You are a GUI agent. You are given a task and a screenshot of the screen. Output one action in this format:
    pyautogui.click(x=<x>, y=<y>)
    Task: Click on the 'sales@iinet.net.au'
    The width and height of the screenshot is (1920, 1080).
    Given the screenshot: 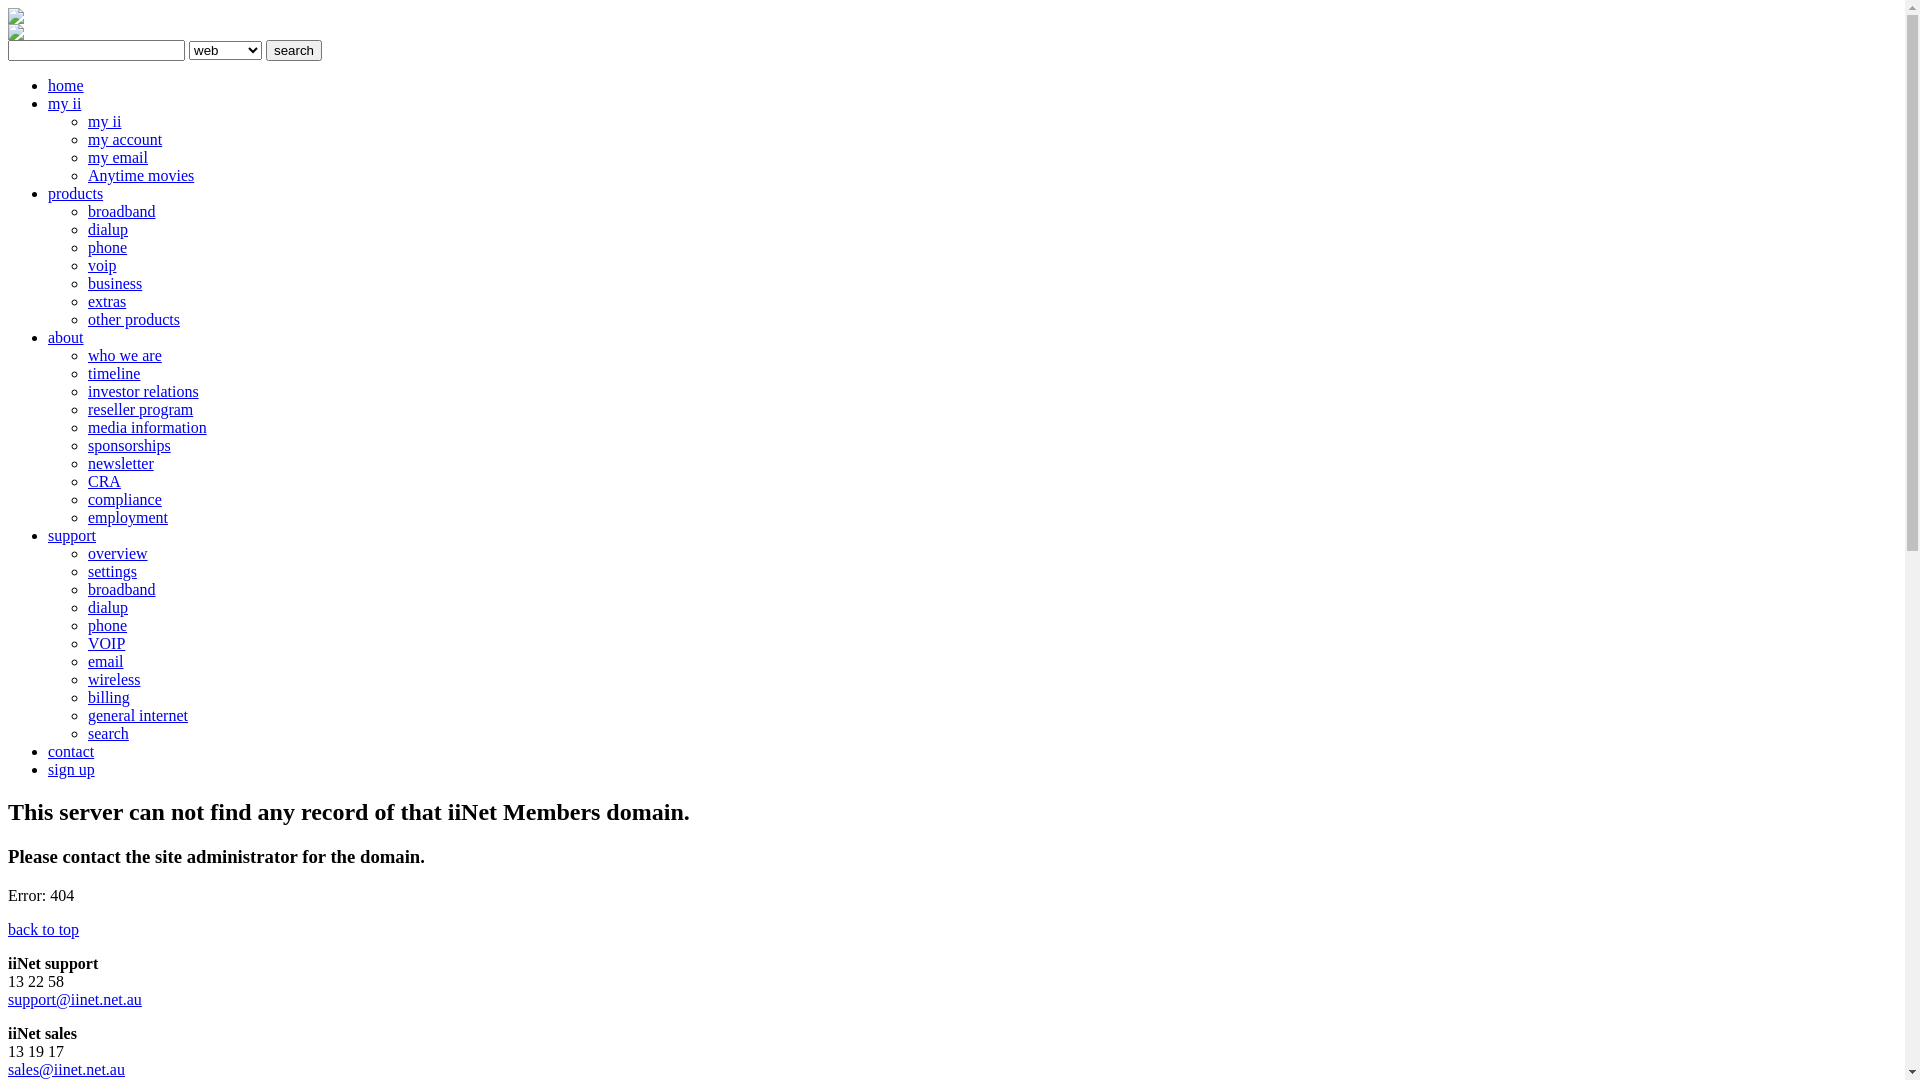 What is the action you would take?
    pyautogui.click(x=66, y=1068)
    